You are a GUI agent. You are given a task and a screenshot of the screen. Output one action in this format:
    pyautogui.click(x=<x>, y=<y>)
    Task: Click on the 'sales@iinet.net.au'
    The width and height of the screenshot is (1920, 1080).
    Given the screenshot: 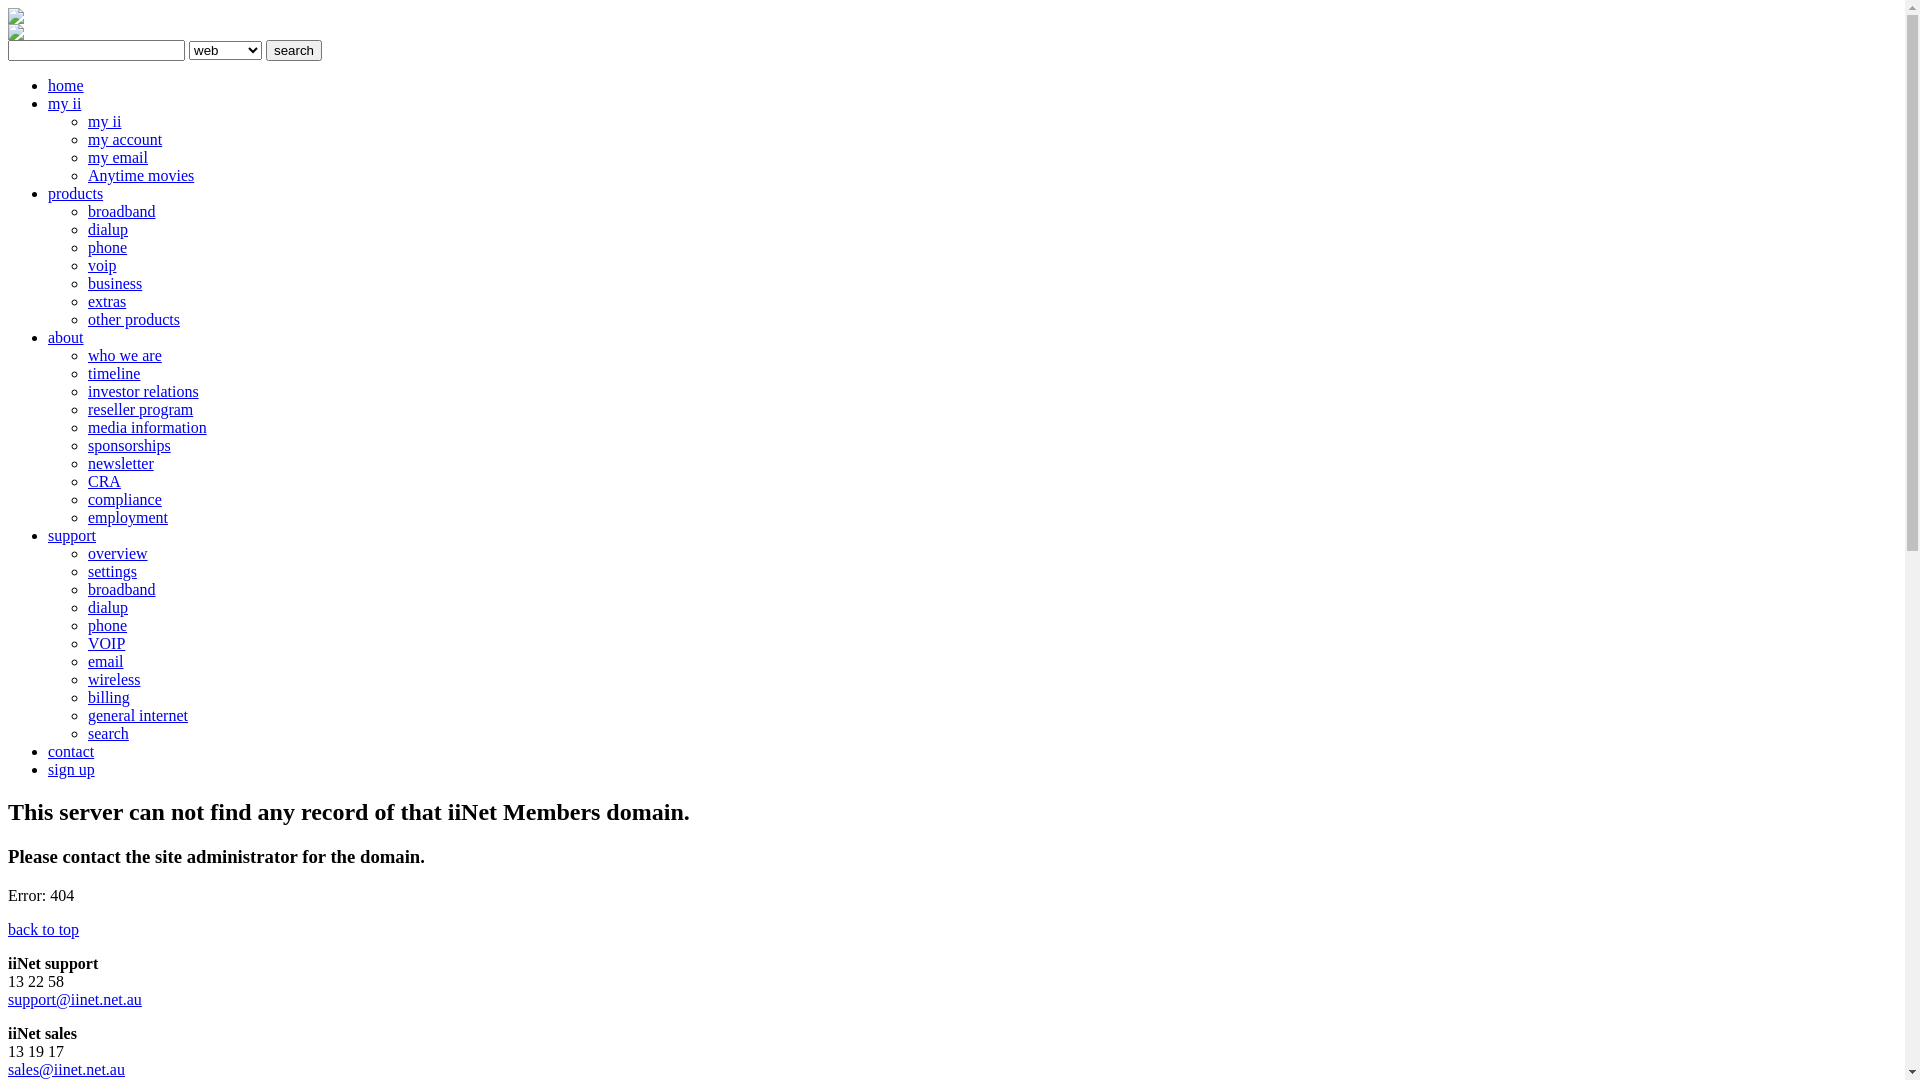 What is the action you would take?
    pyautogui.click(x=66, y=1068)
    